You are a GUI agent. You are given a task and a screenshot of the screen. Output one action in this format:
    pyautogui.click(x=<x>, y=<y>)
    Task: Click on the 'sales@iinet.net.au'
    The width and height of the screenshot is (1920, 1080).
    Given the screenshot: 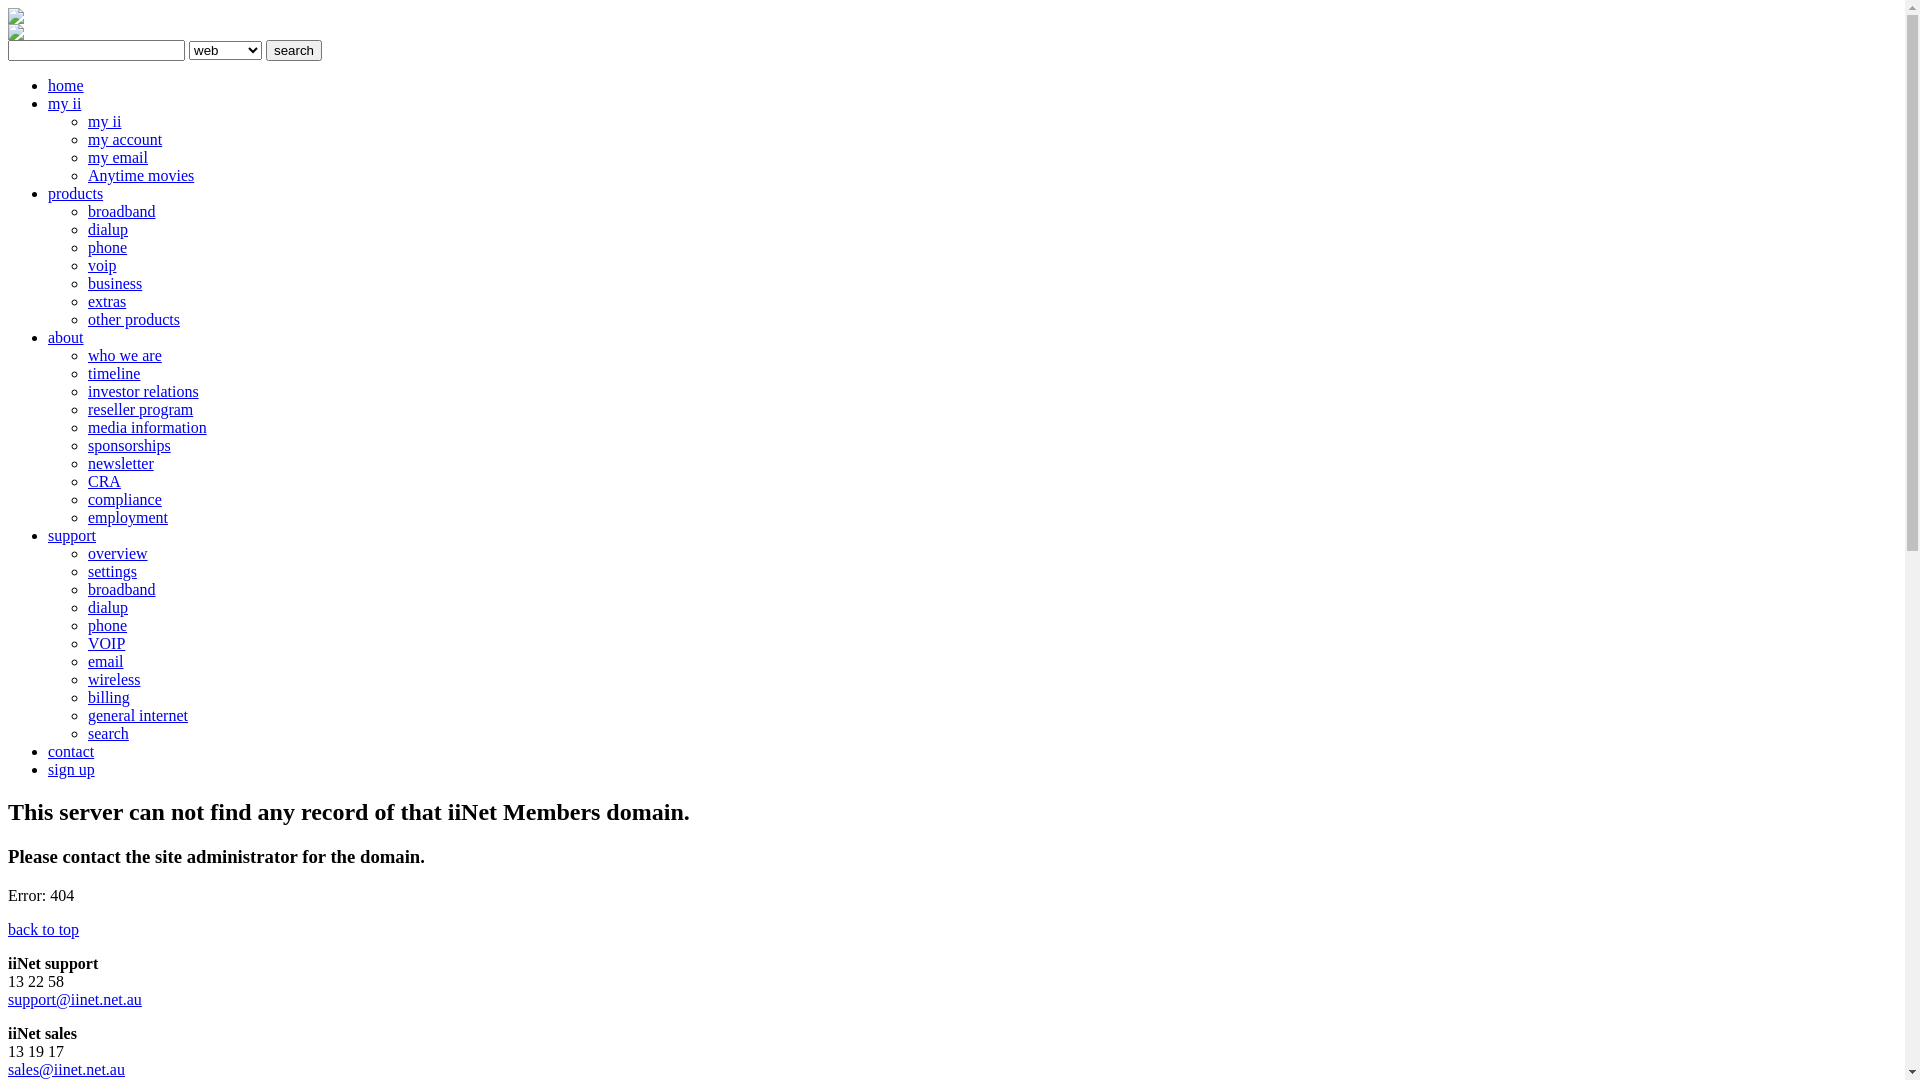 What is the action you would take?
    pyautogui.click(x=66, y=1068)
    